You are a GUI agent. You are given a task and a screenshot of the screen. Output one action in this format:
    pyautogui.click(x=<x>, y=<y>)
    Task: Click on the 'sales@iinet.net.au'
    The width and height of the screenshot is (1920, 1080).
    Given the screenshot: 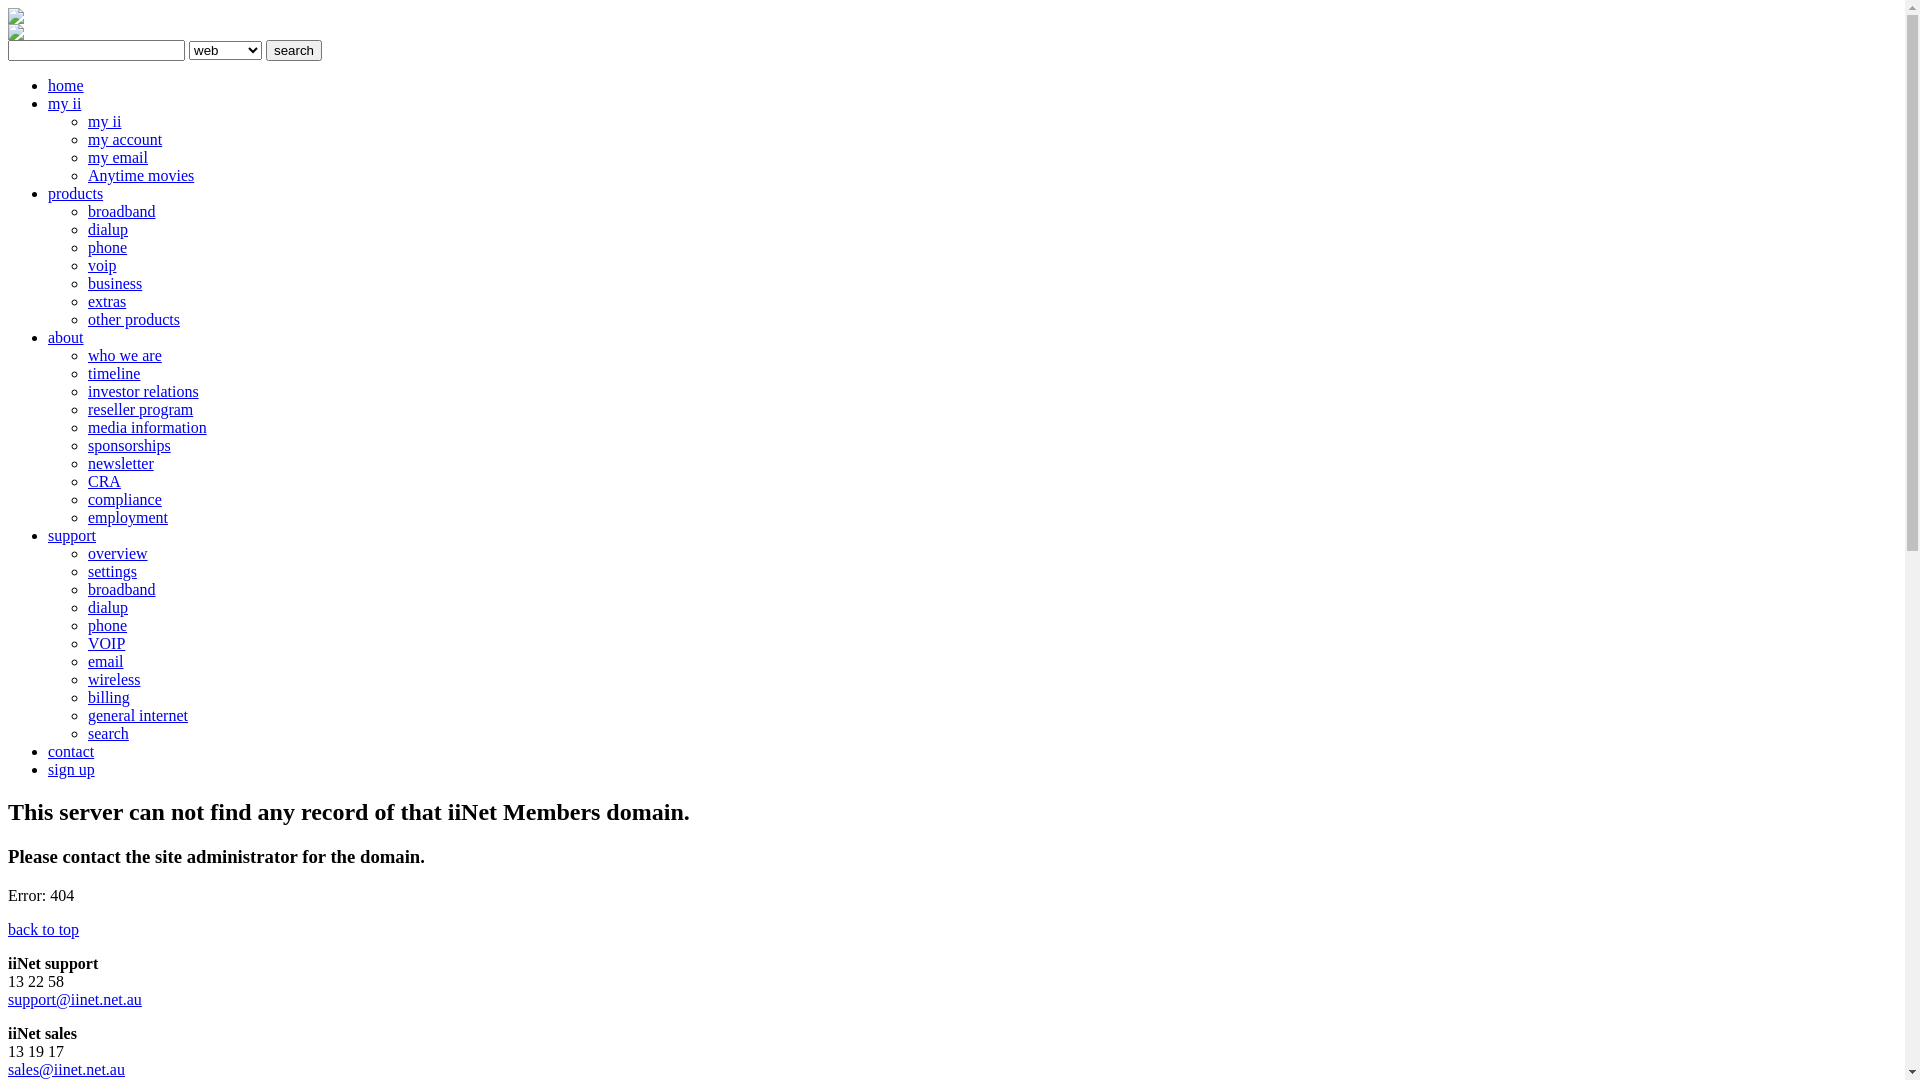 What is the action you would take?
    pyautogui.click(x=66, y=1068)
    